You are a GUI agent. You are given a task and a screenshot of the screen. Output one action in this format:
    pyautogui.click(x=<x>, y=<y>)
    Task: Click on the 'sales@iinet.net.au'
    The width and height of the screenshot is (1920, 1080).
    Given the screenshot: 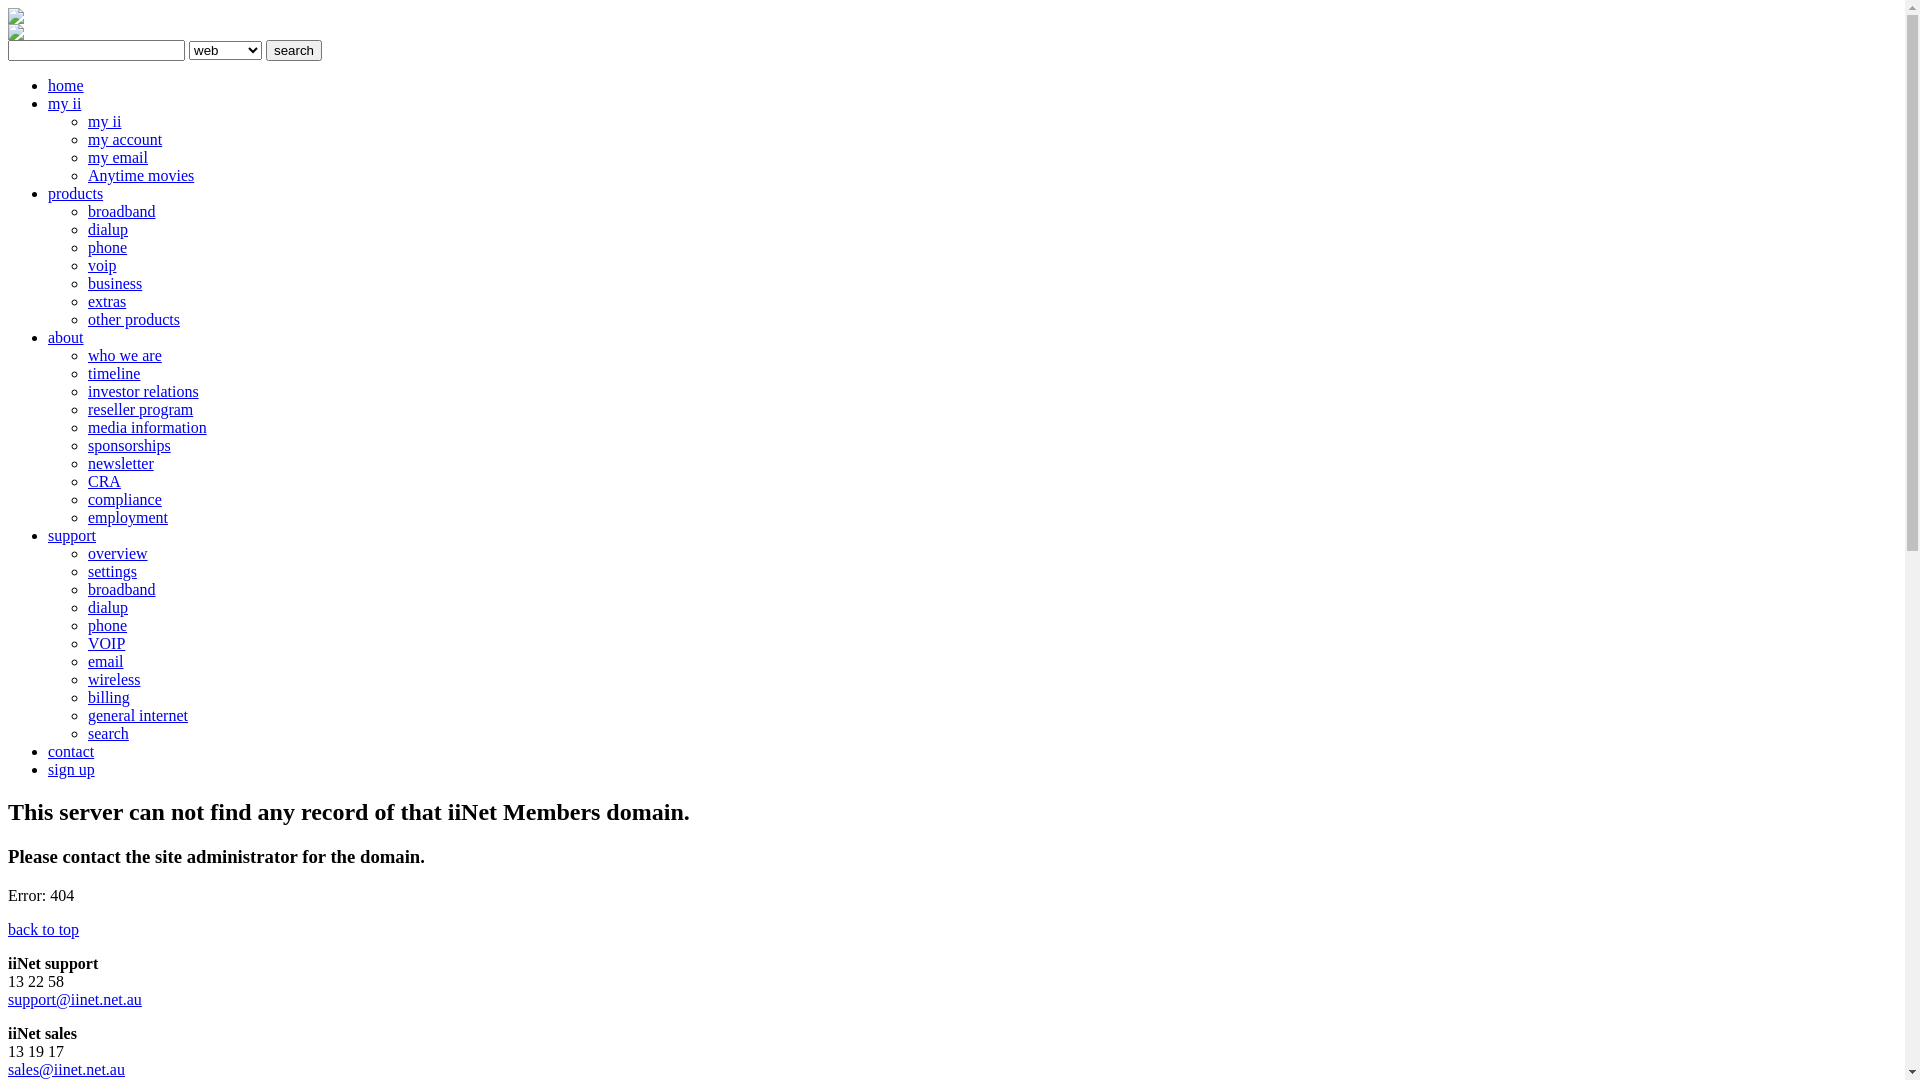 What is the action you would take?
    pyautogui.click(x=66, y=1068)
    